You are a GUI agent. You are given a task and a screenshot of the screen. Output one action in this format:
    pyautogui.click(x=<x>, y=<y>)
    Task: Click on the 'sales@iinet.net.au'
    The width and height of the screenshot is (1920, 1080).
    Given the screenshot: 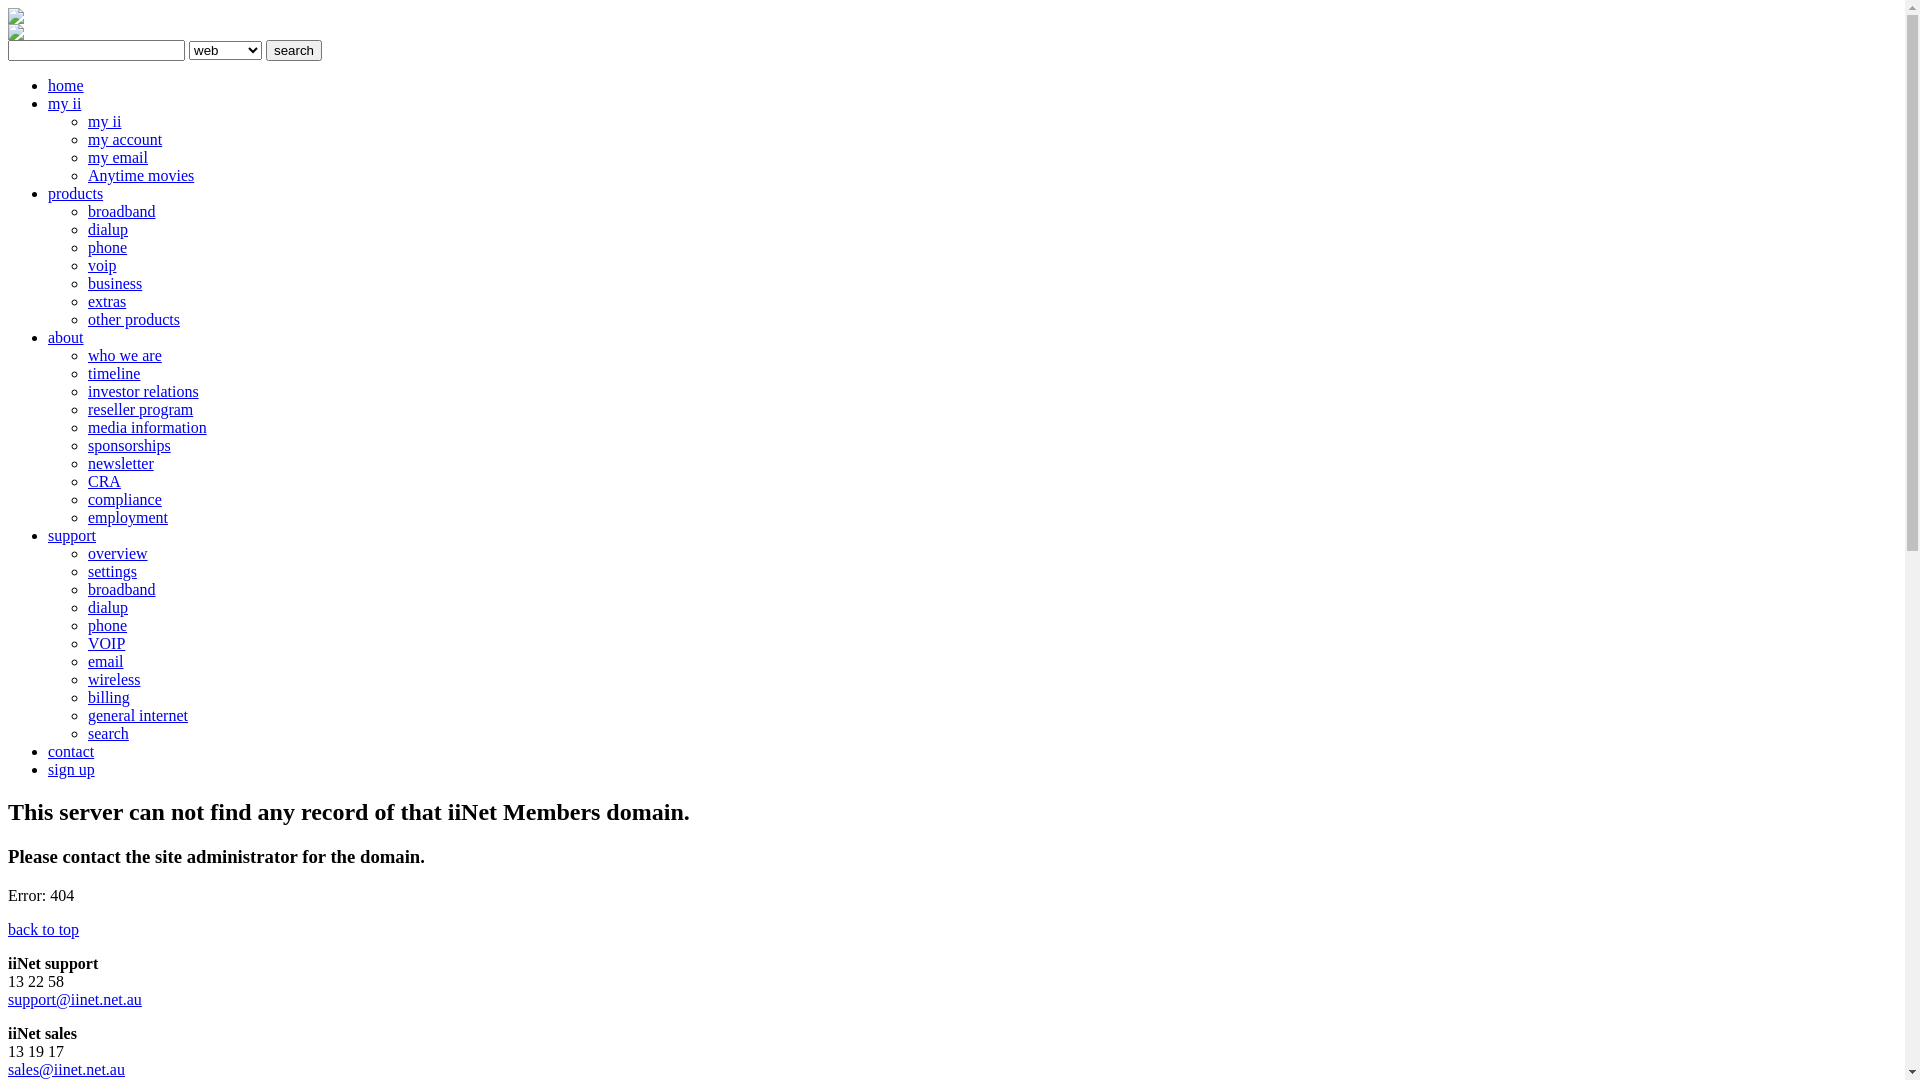 What is the action you would take?
    pyautogui.click(x=66, y=1068)
    